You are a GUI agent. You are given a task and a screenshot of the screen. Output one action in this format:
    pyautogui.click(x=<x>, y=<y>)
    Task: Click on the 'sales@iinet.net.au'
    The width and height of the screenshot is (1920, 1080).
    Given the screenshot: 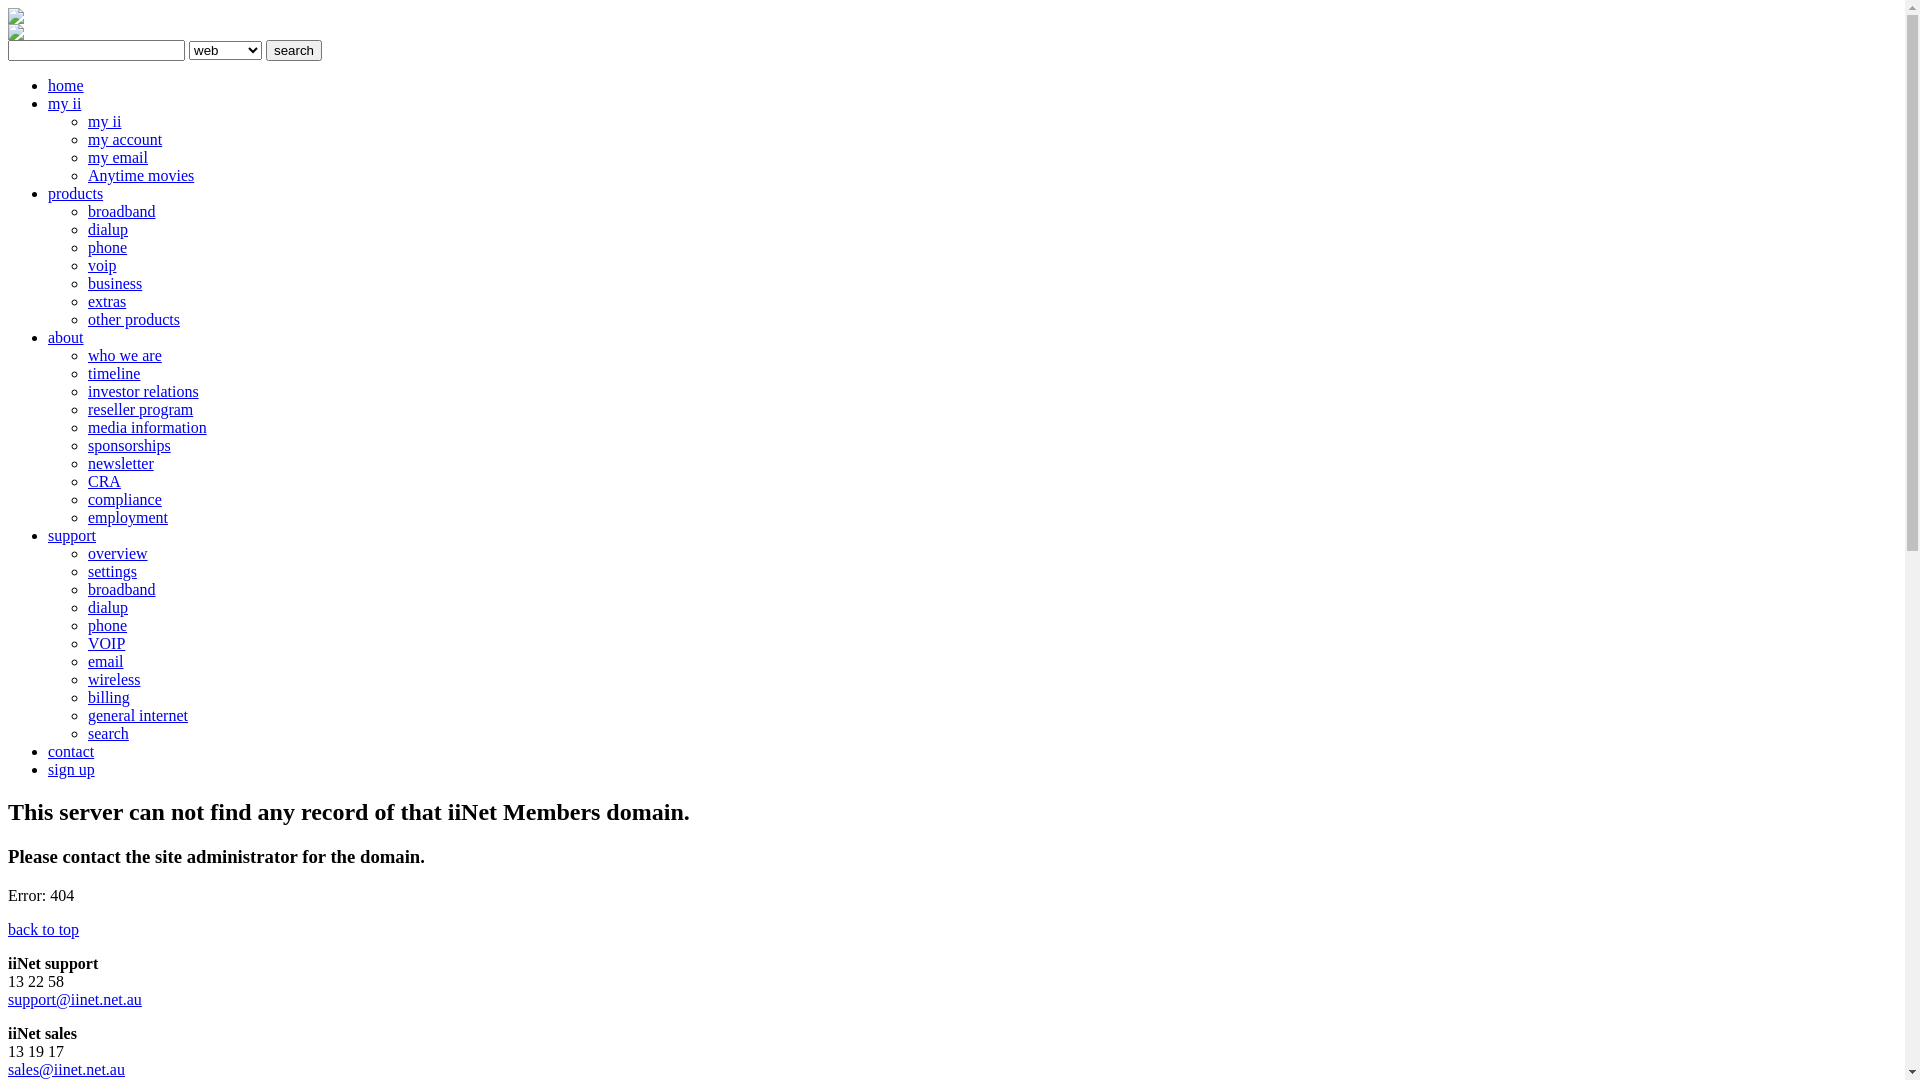 What is the action you would take?
    pyautogui.click(x=66, y=1068)
    